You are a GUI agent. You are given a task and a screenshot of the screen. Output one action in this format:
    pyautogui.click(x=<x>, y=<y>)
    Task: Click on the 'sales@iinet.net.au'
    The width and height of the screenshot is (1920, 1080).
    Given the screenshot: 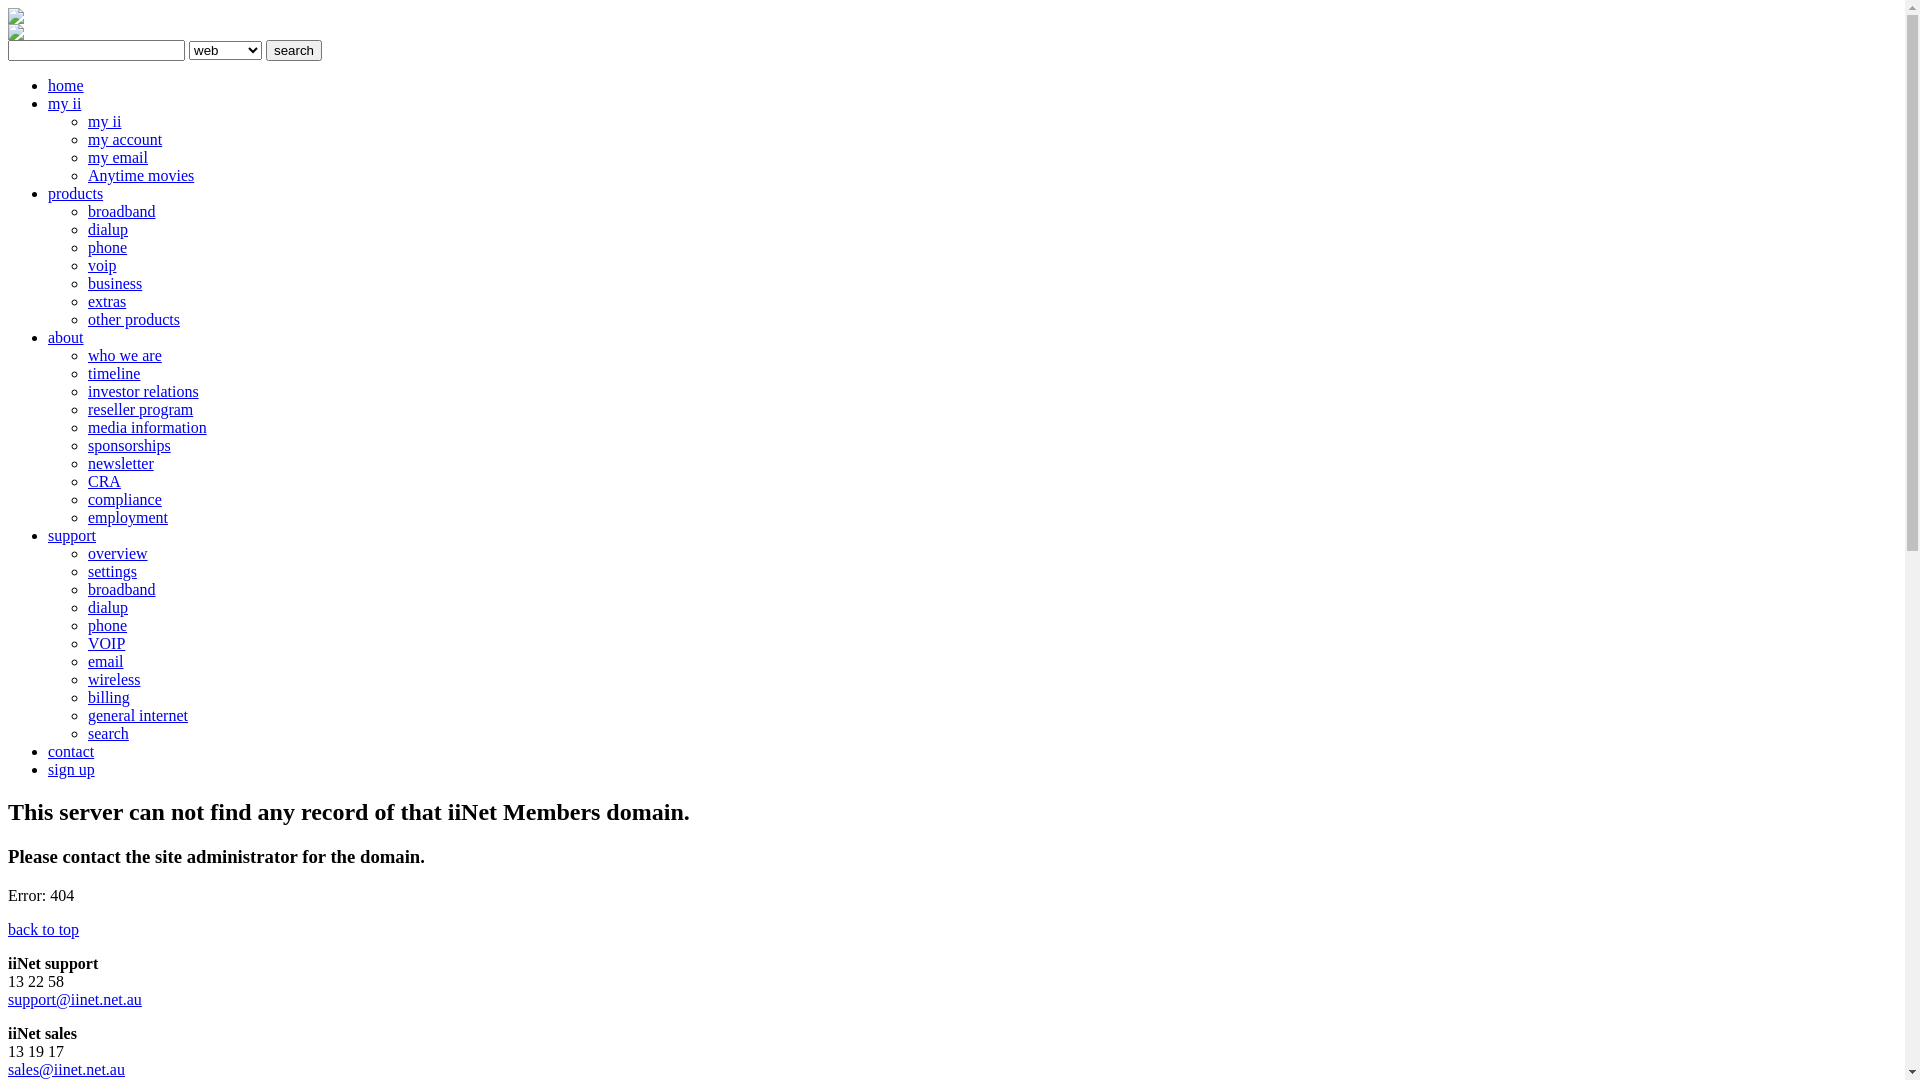 What is the action you would take?
    pyautogui.click(x=66, y=1068)
    